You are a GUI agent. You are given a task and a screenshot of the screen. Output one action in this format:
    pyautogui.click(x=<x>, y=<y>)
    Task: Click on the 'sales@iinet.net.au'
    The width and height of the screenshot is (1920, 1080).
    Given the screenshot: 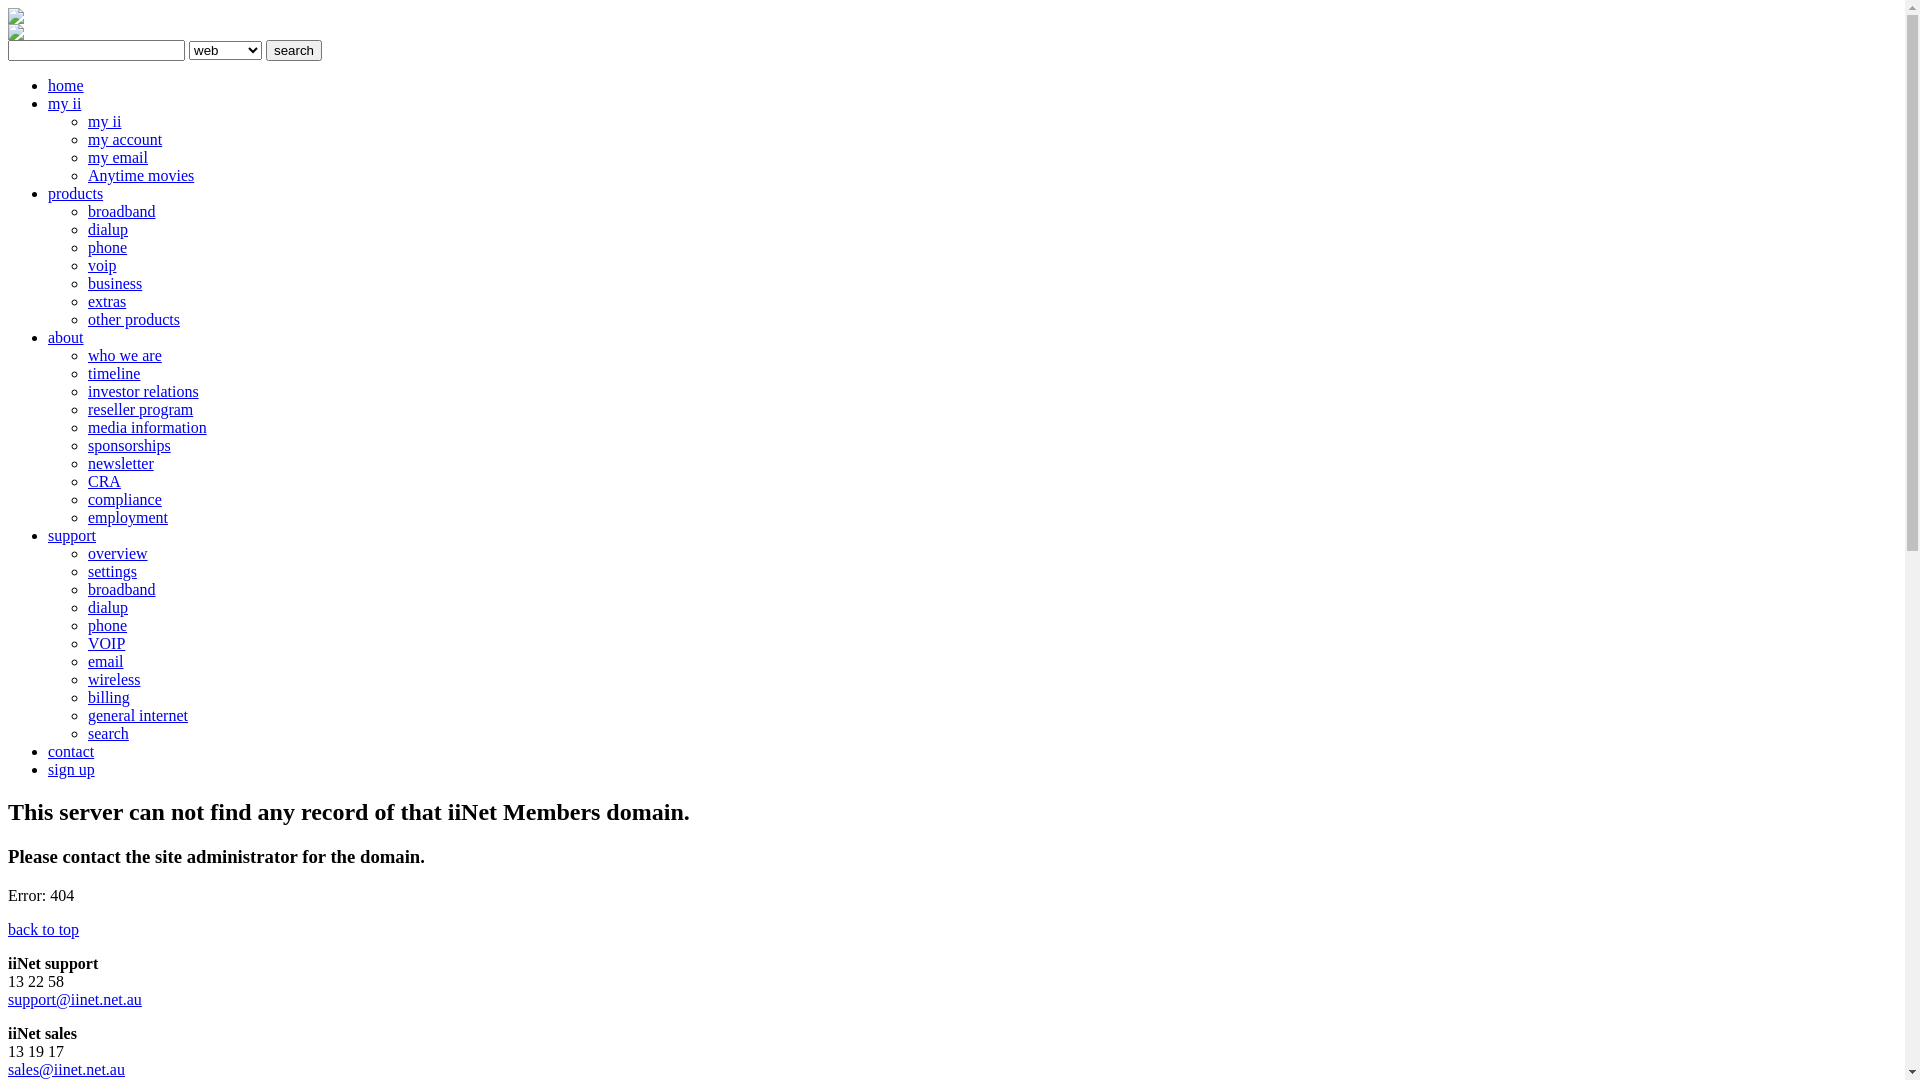 What is the action you would take?
    pyautogui.click(x=66, y=1068)
    